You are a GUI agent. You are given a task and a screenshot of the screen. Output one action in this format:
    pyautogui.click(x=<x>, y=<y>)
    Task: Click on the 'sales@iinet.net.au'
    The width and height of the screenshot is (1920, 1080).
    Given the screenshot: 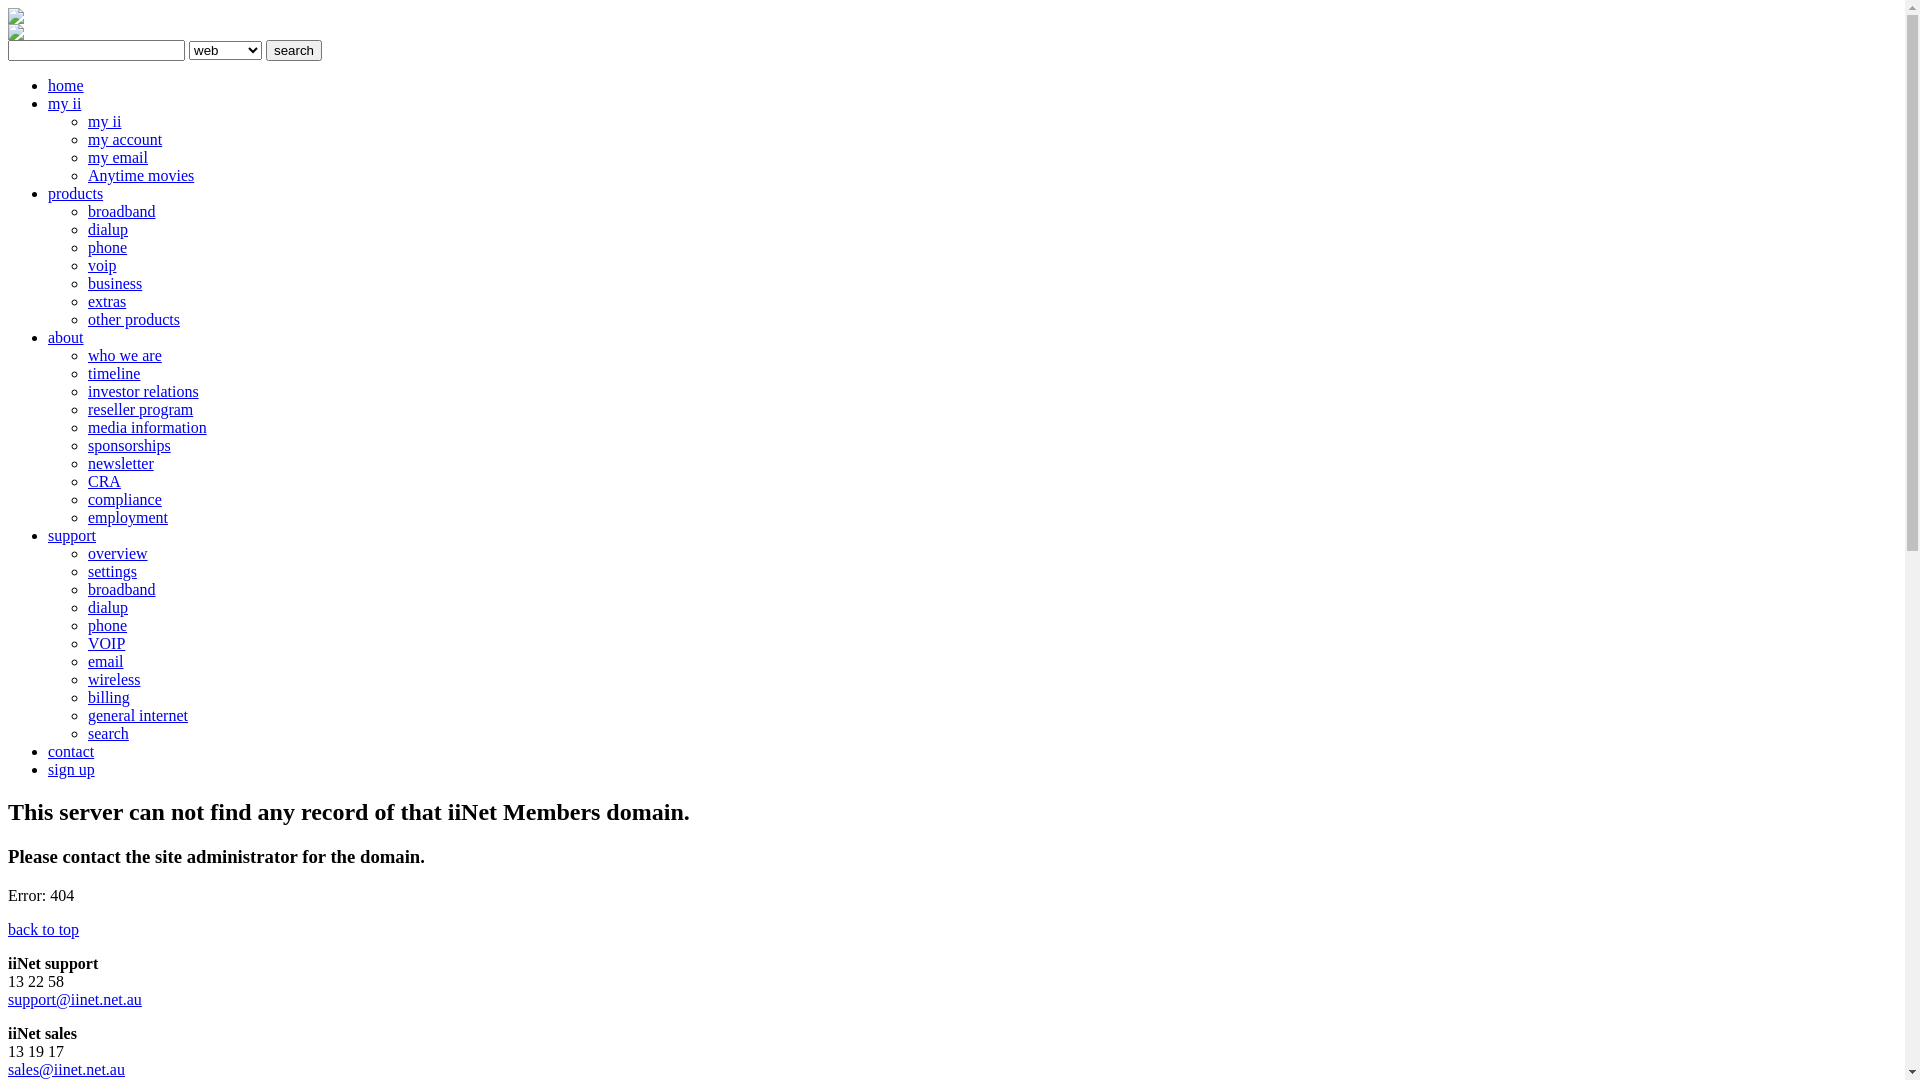 What is the action you would take?
    pyautogui.click(x=66, y=1068)
    